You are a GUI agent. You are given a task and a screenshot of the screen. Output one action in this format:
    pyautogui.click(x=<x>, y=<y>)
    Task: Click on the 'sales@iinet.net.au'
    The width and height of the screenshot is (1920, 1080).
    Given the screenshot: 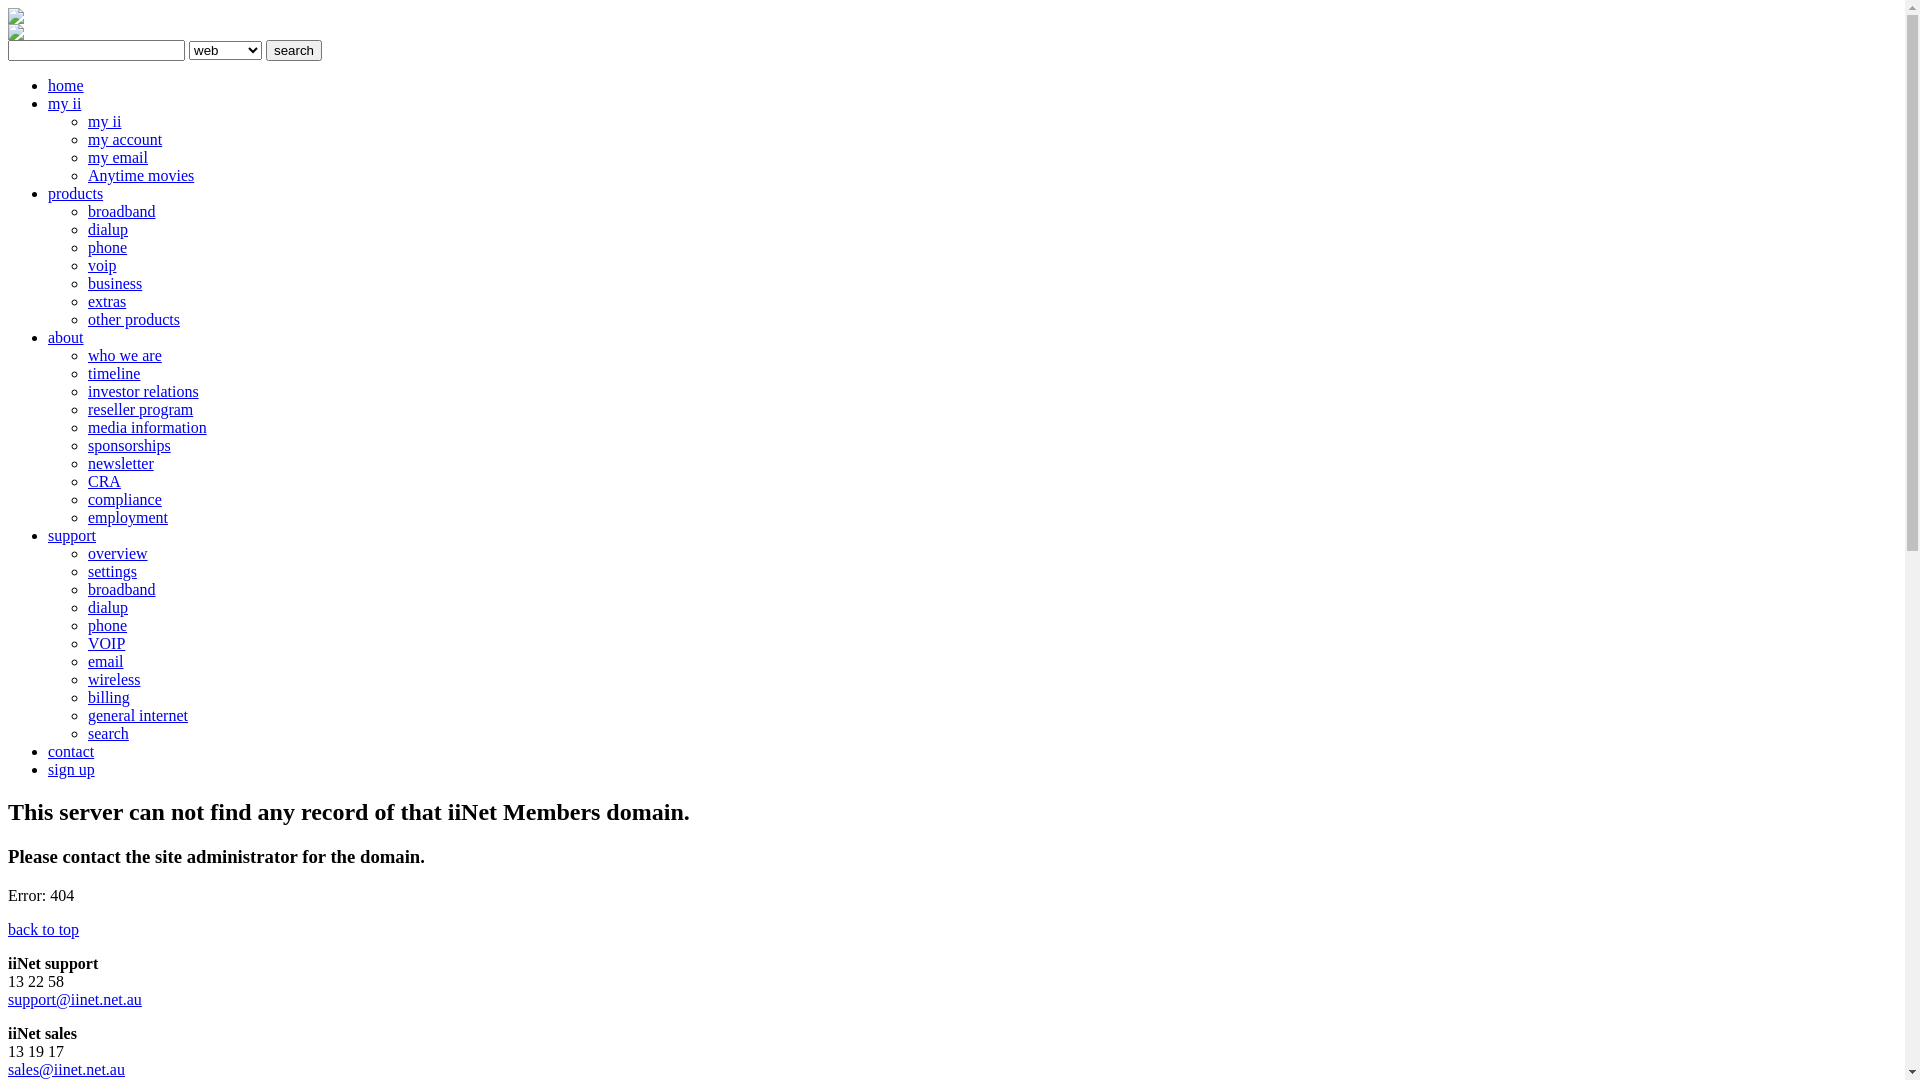 What is the action you would take?
    pyautogui.click(x=66, y=1068)
    